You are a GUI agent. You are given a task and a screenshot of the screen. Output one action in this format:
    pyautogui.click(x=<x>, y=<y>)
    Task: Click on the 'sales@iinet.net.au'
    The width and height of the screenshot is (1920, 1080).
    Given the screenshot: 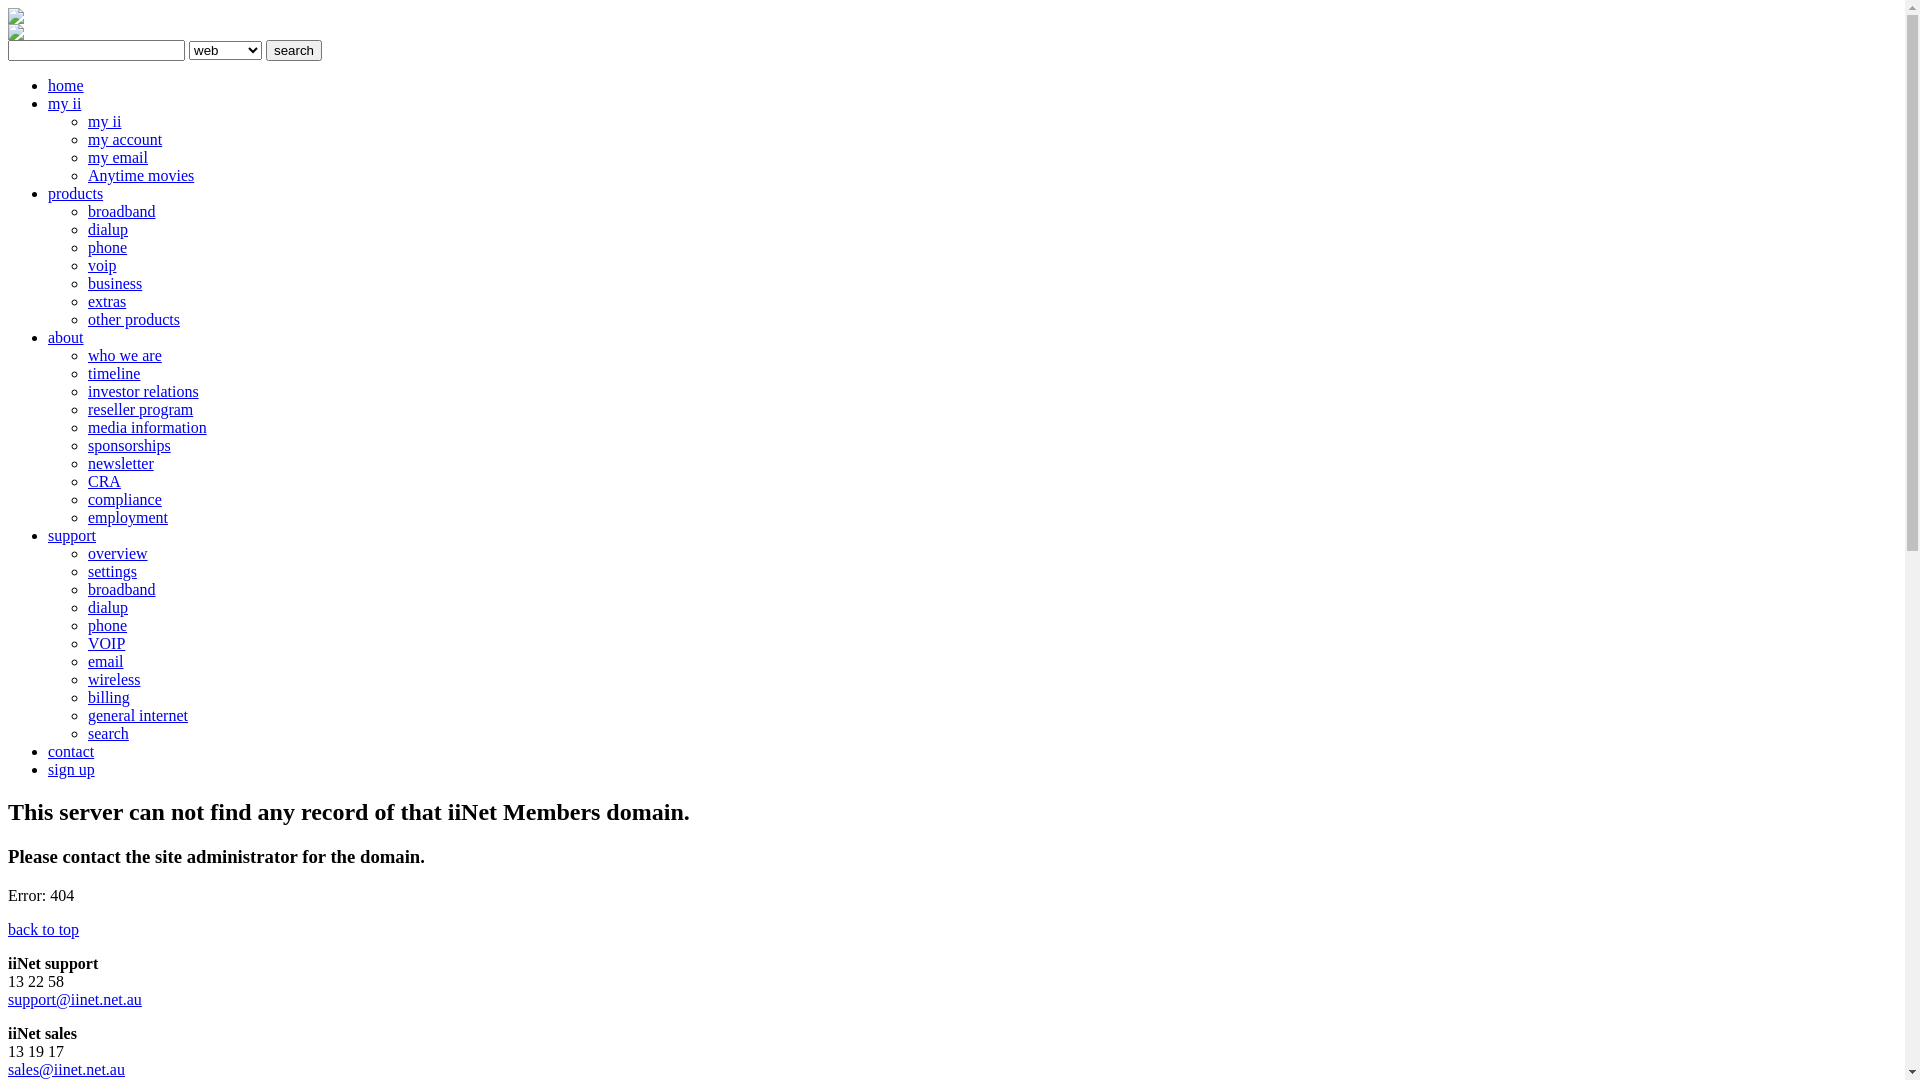 What is the action you would take?
    pyautogui.click(x=66, y=1068)
    